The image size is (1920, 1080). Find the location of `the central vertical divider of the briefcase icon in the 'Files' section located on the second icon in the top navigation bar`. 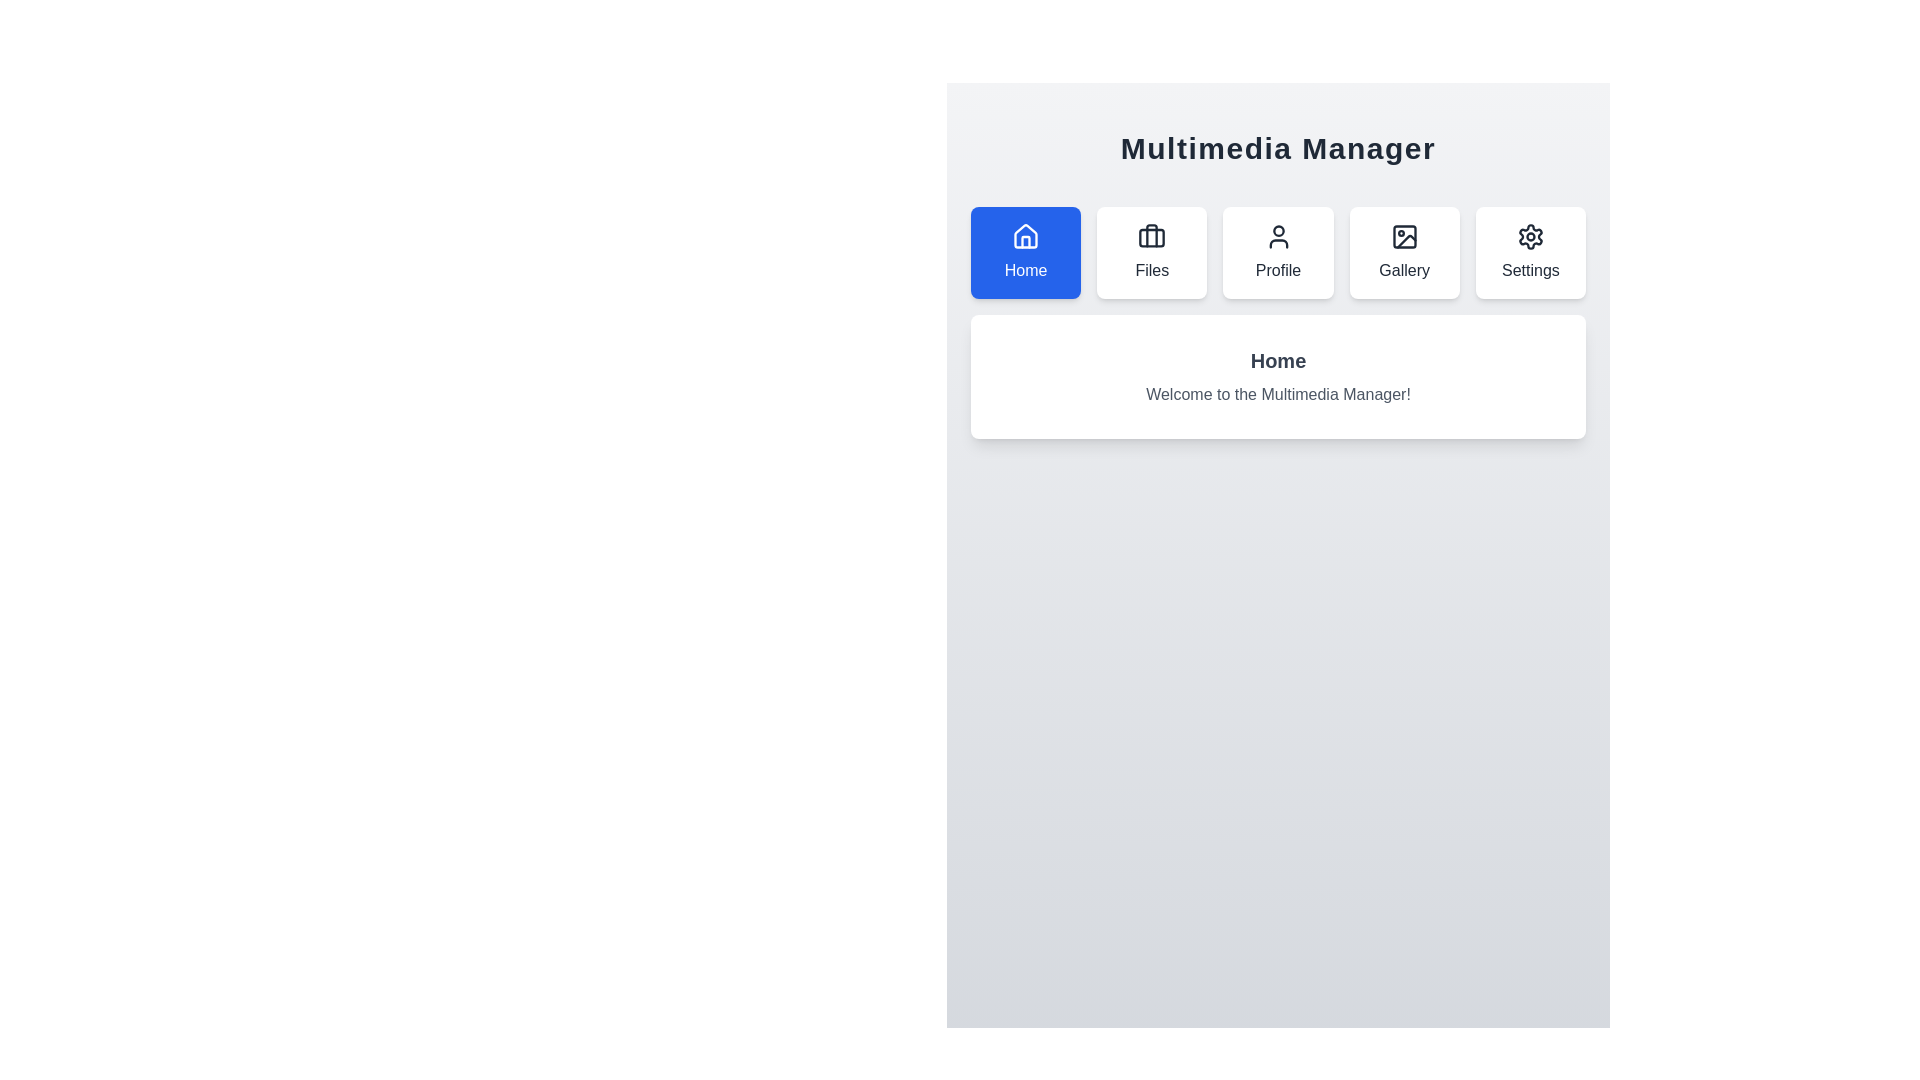

the central vertical divider of the briefcase icon in the 'Files' section located on the second icon in the top navigation bar is located at coordinates (1152, 234).